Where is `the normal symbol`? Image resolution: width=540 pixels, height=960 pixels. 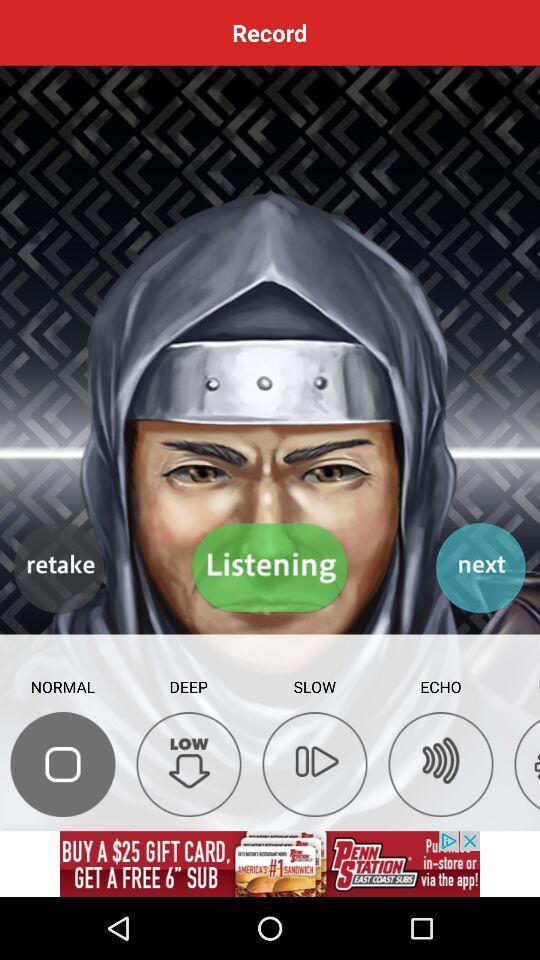 the normal symbol is located at coordinates (63, 763).